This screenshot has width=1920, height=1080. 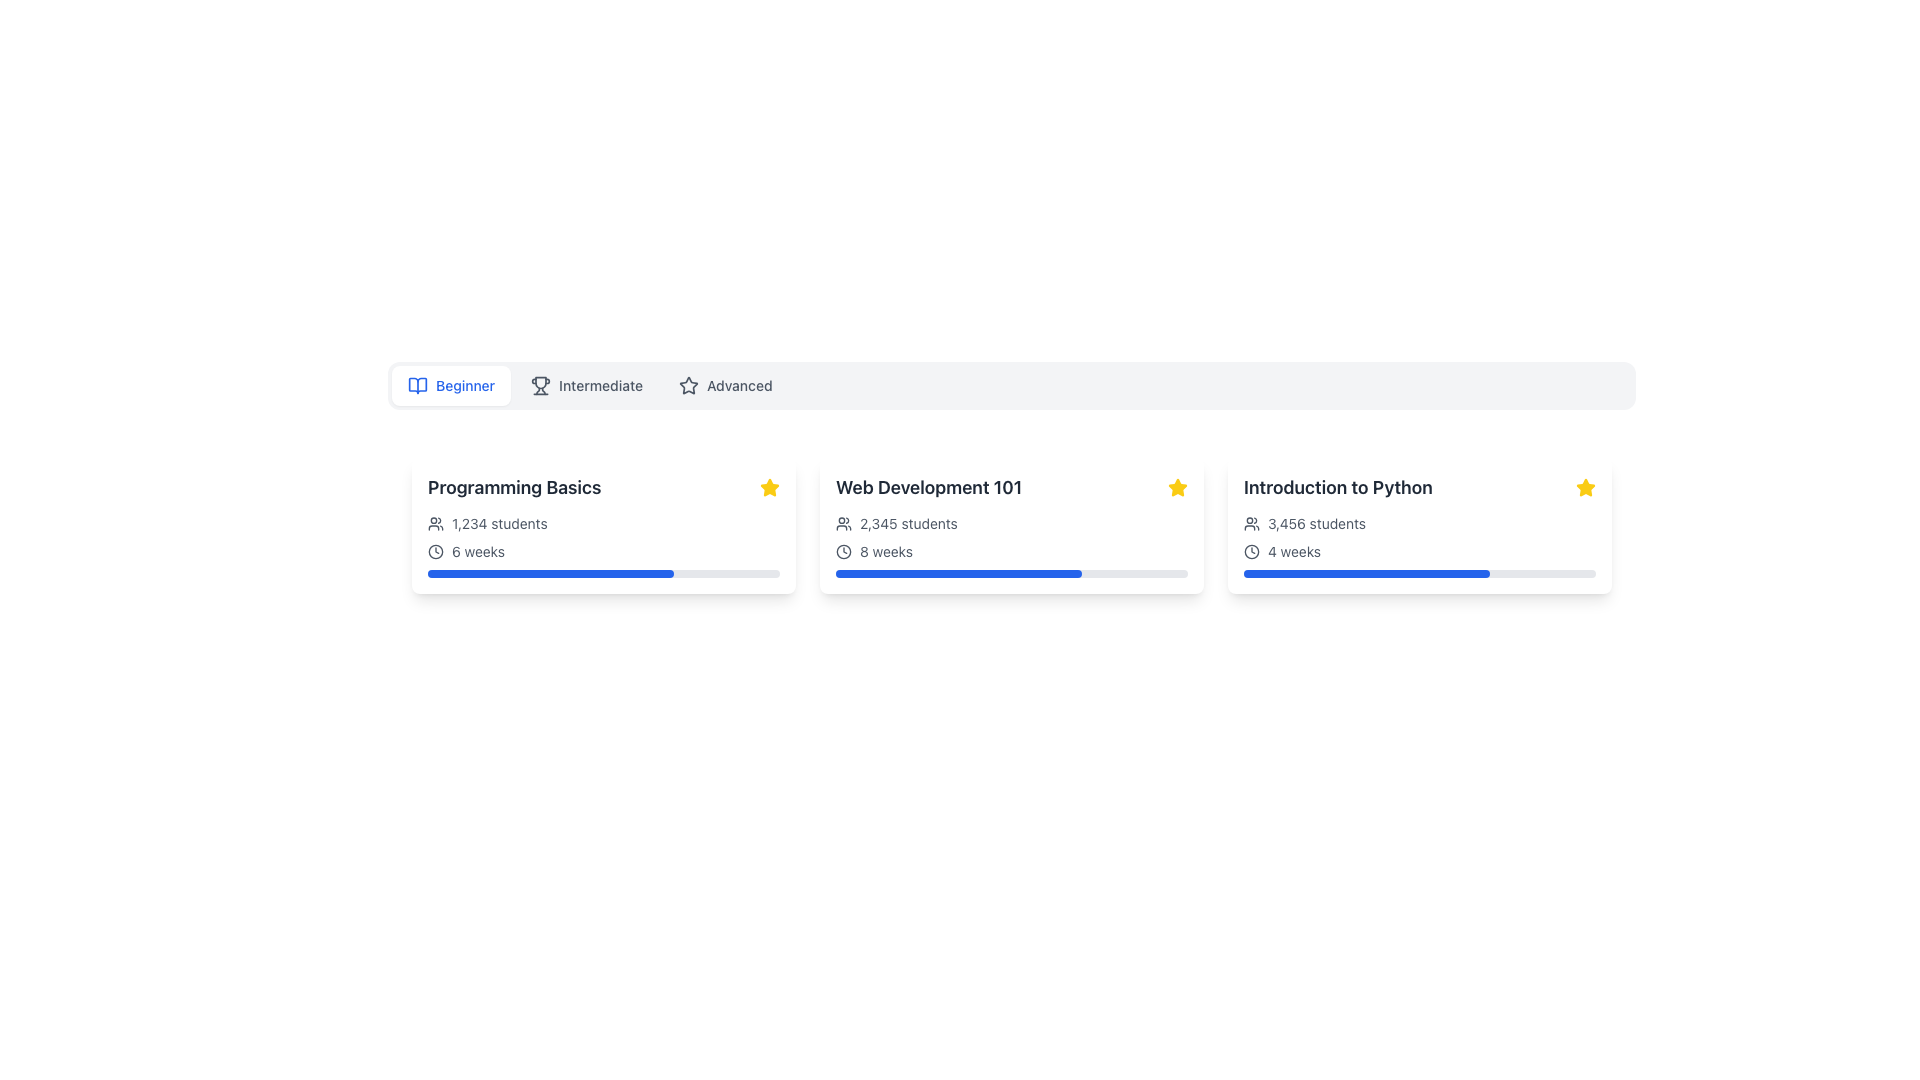 I want to click on the title text of the rightmost card, which indicates a course name or topic, located at the top of the card in a tiled layout, so click(x=1419, y=488).